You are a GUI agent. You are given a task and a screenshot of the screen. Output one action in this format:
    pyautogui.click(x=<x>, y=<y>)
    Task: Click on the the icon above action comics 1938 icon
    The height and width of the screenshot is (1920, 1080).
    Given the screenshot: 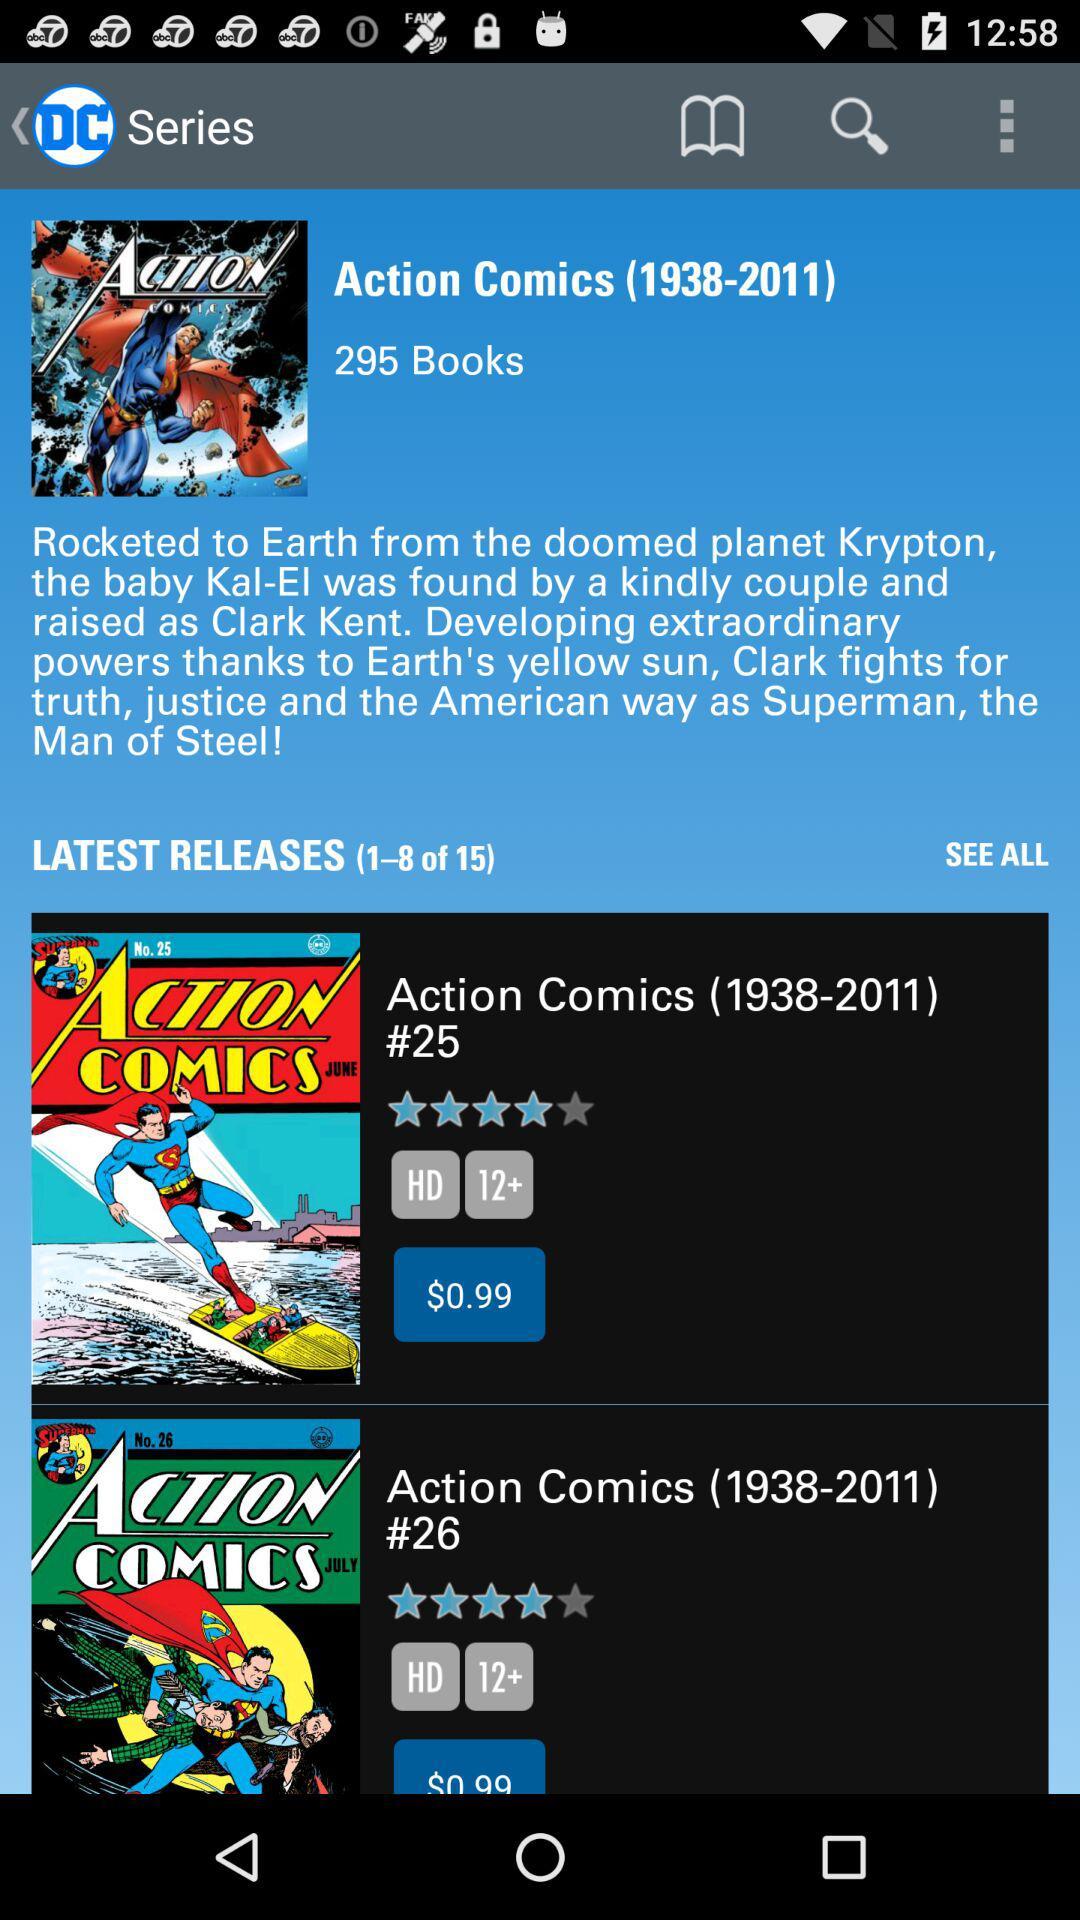 What is the action you would take?
    pyautogui.click(x=711, y=124)
    